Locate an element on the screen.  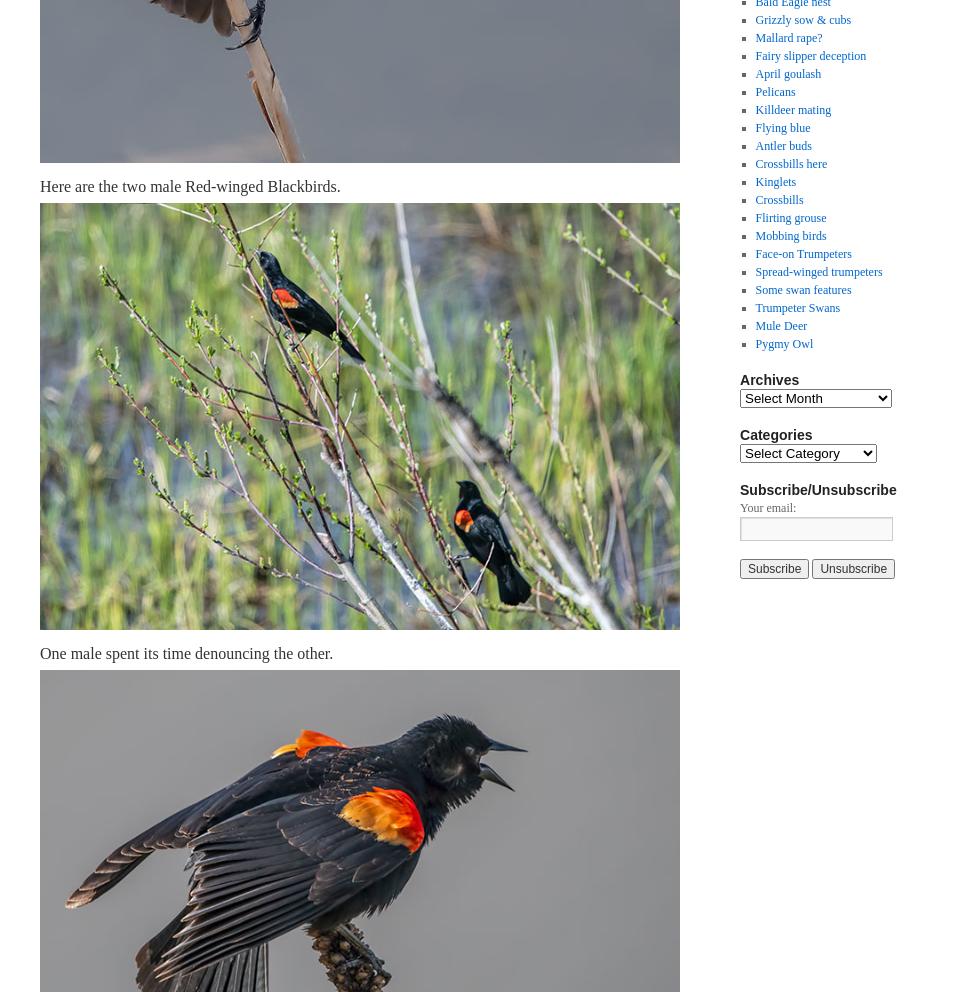
'Mobbing birds' is located at coordinates (790, 235).